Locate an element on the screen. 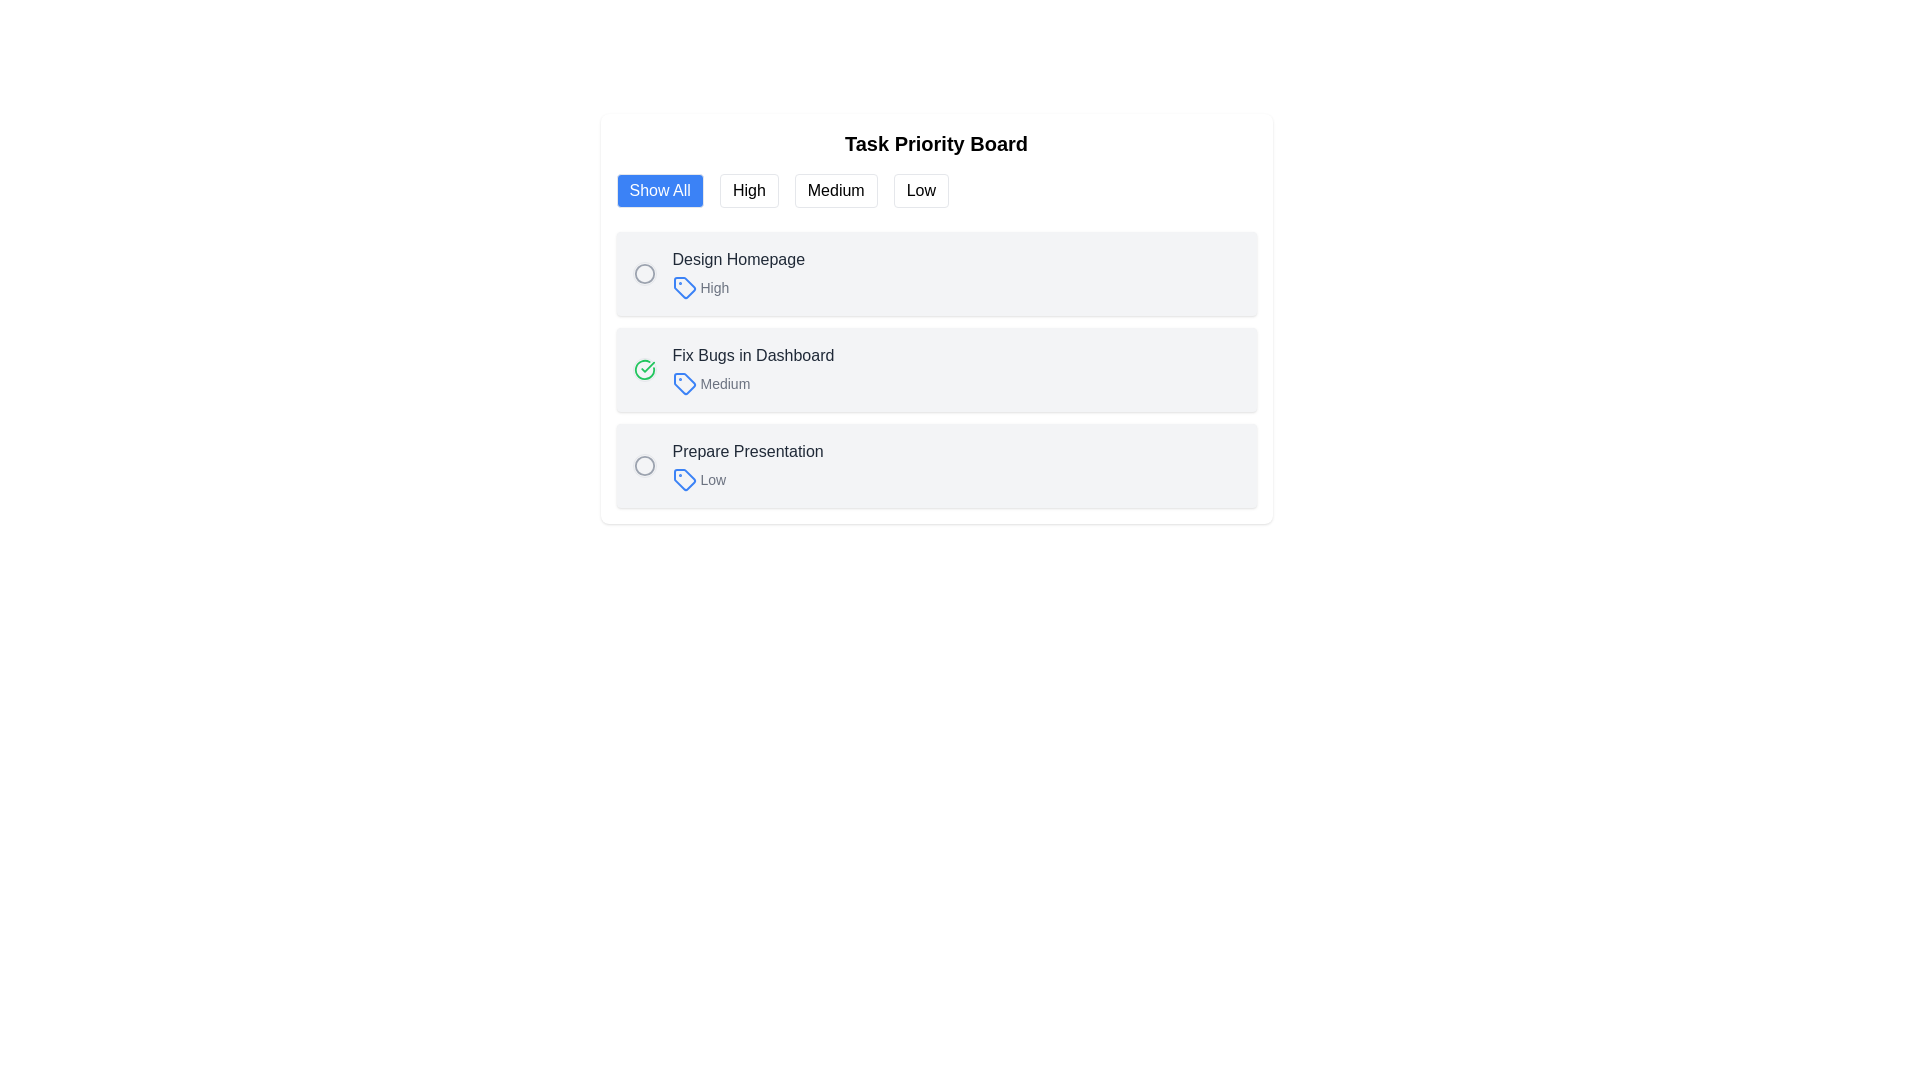  the second button in the horizontal row of four buttons at the top of the 'Task Priority Board' interface is located at coordinates (748, 191).